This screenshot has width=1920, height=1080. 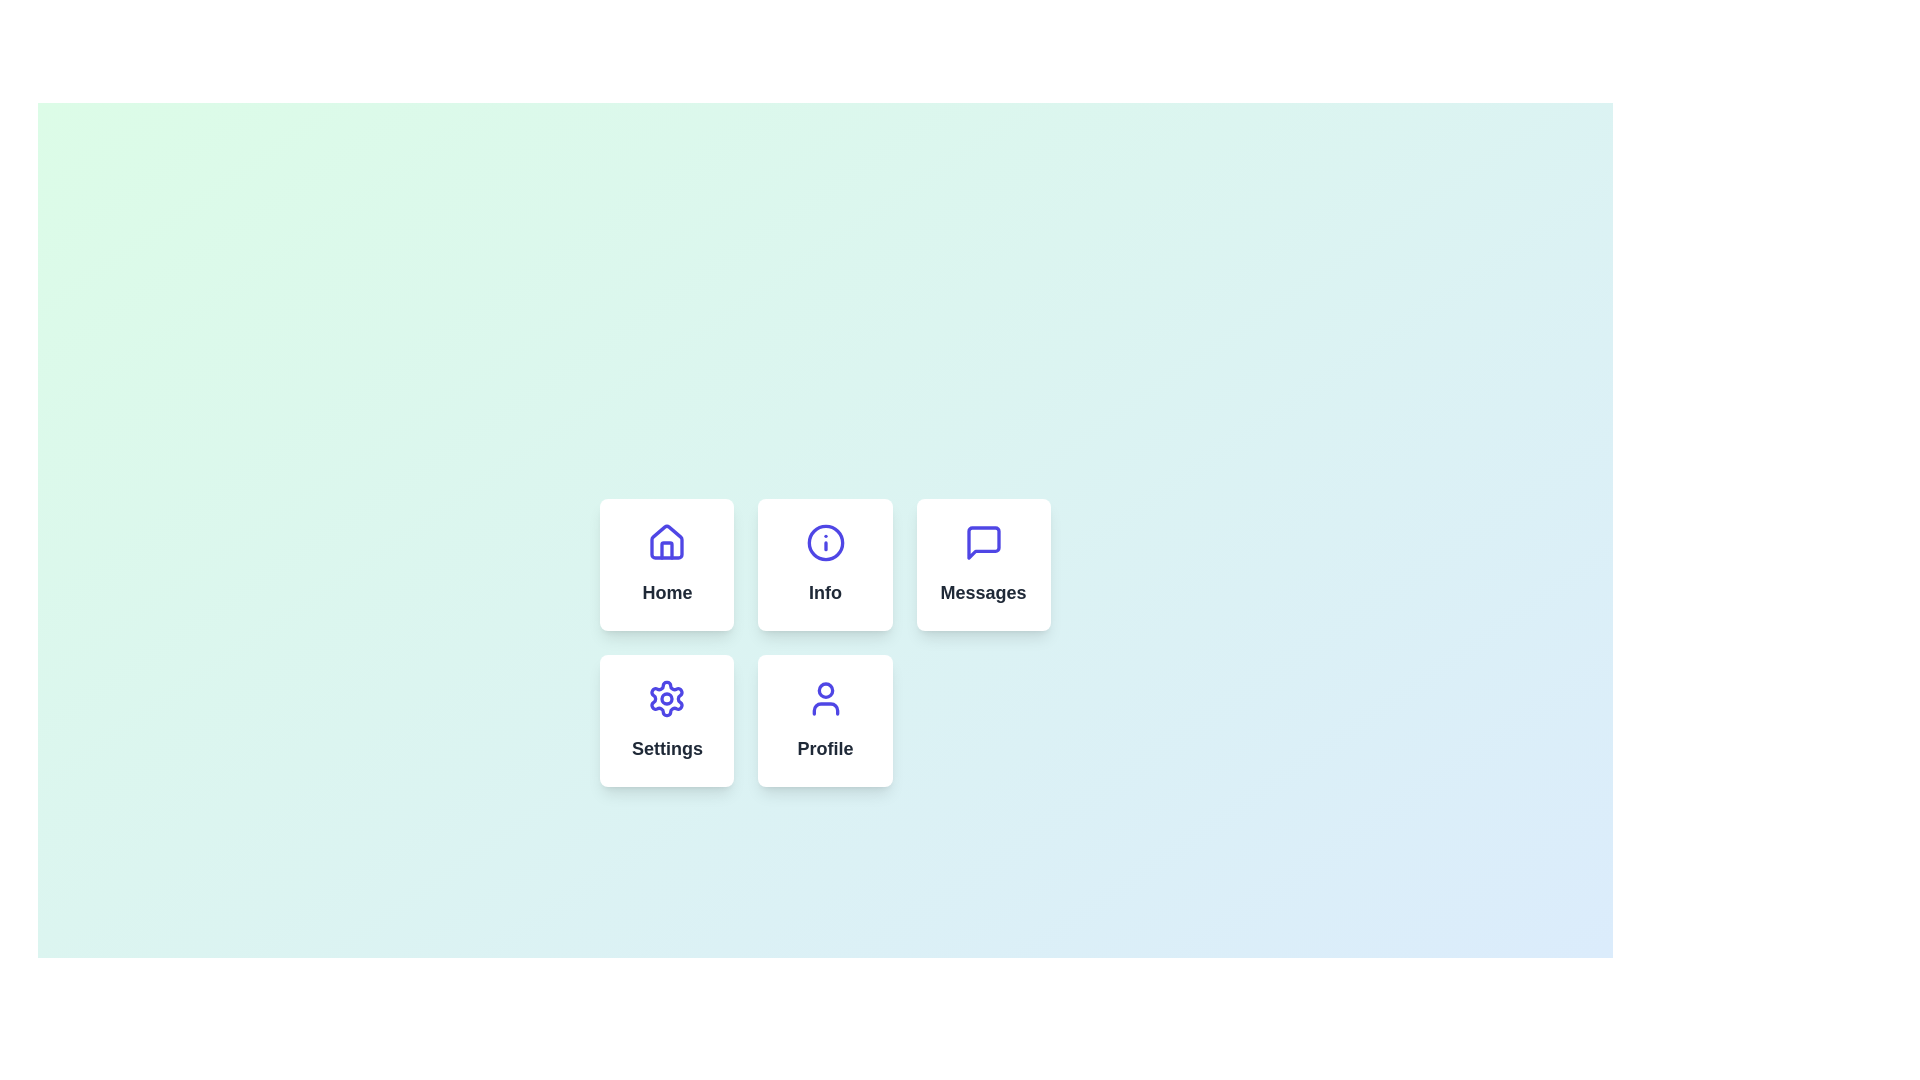 What do you see at coordinates (667, 697) in the screenshot?
I see `the gear-shaped icon in violet-blue color located within the white card labeled 'Settings'` at bounding box center [667, 697].